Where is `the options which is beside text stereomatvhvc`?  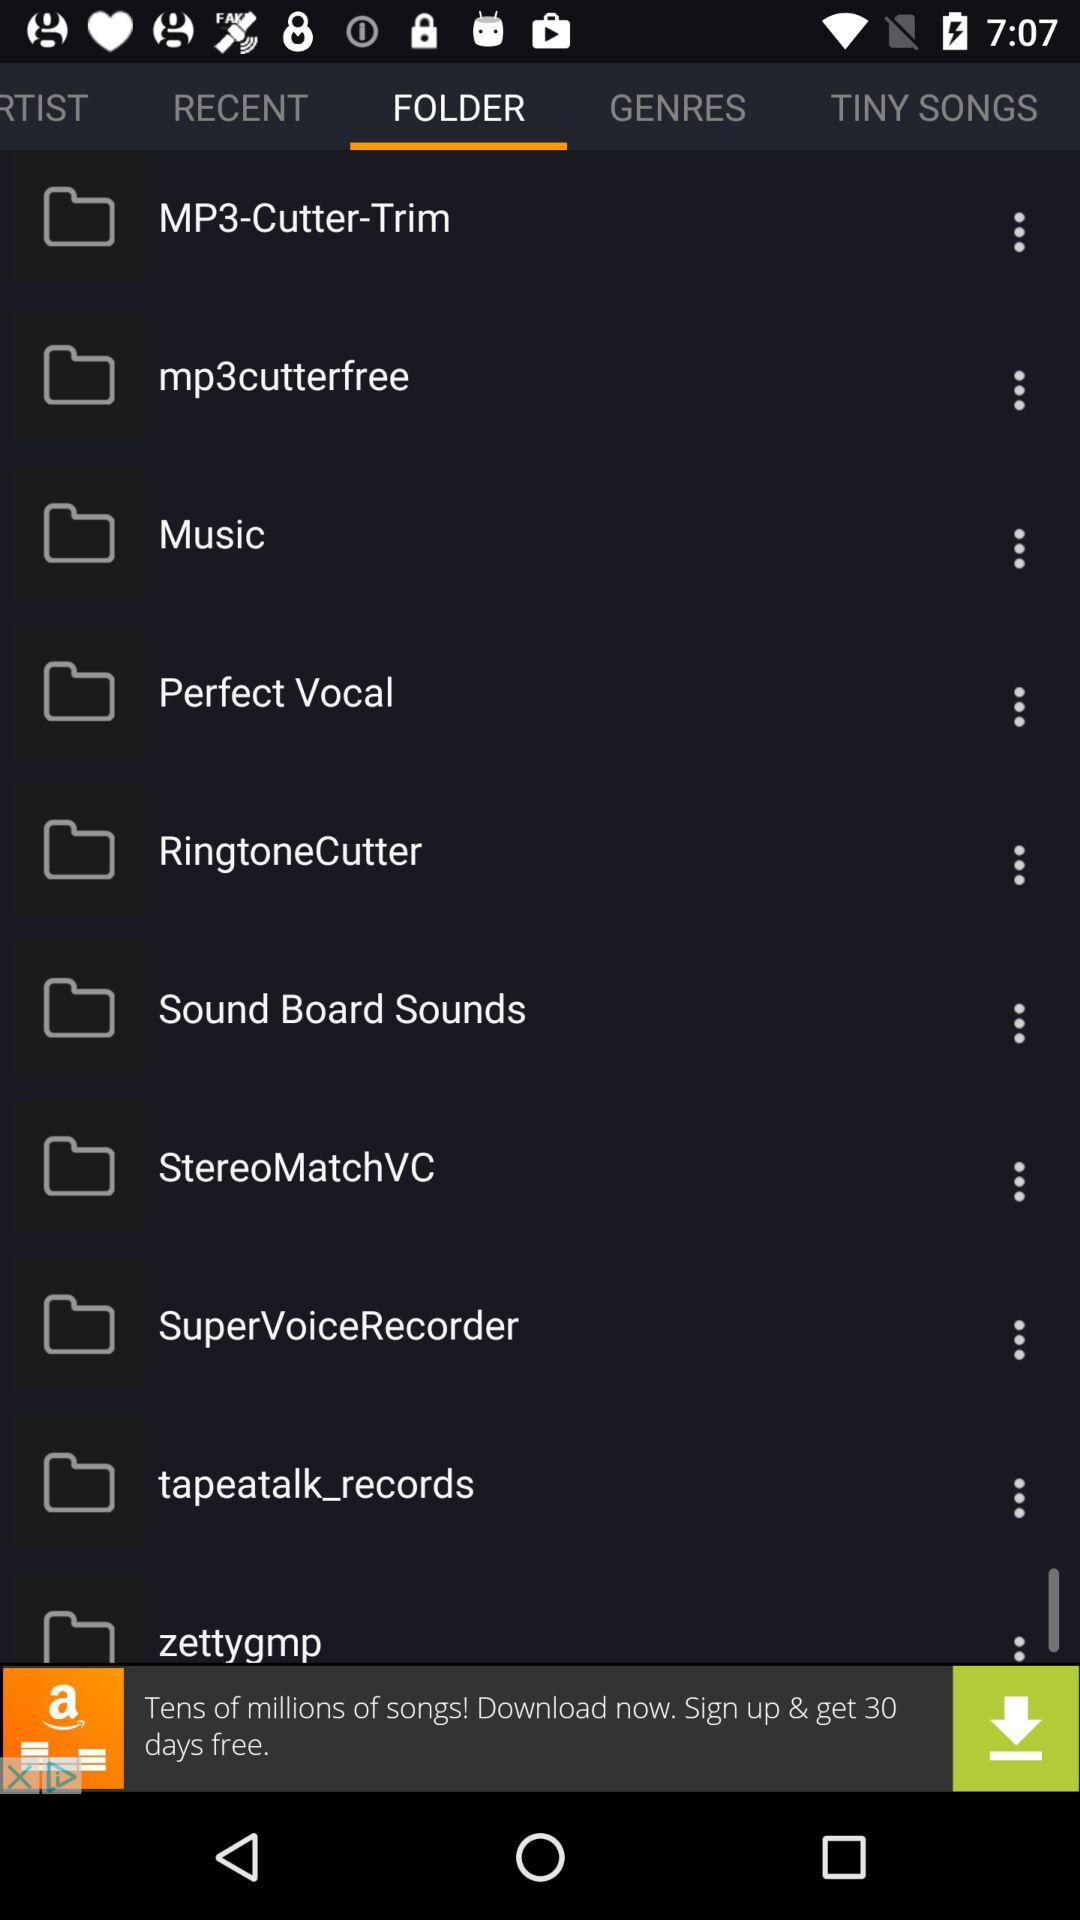 the options which is beside text stereomatvhvc is located at coordinates (978, 1166).